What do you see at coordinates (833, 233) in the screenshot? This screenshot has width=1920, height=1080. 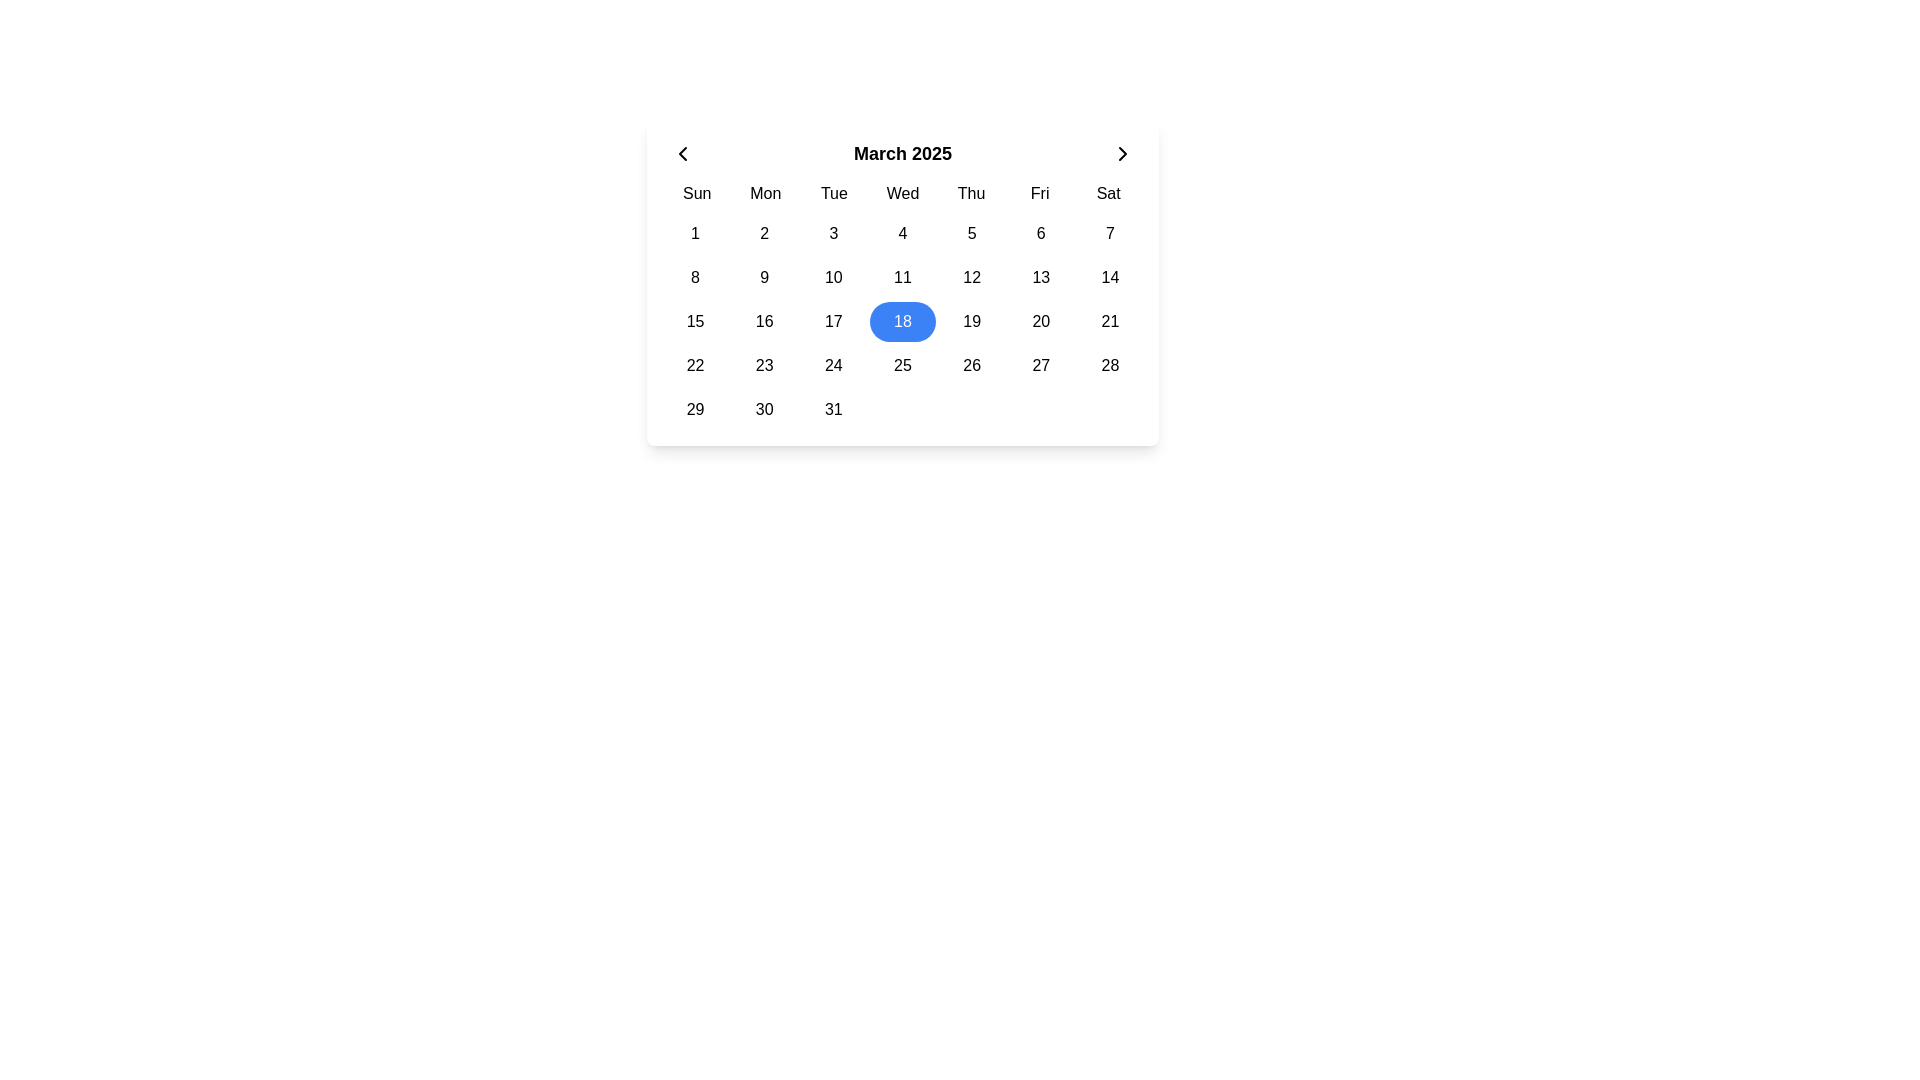 I see `the circular button displaying the number '3' to activate its functionality` at bounding box center [833, 233].